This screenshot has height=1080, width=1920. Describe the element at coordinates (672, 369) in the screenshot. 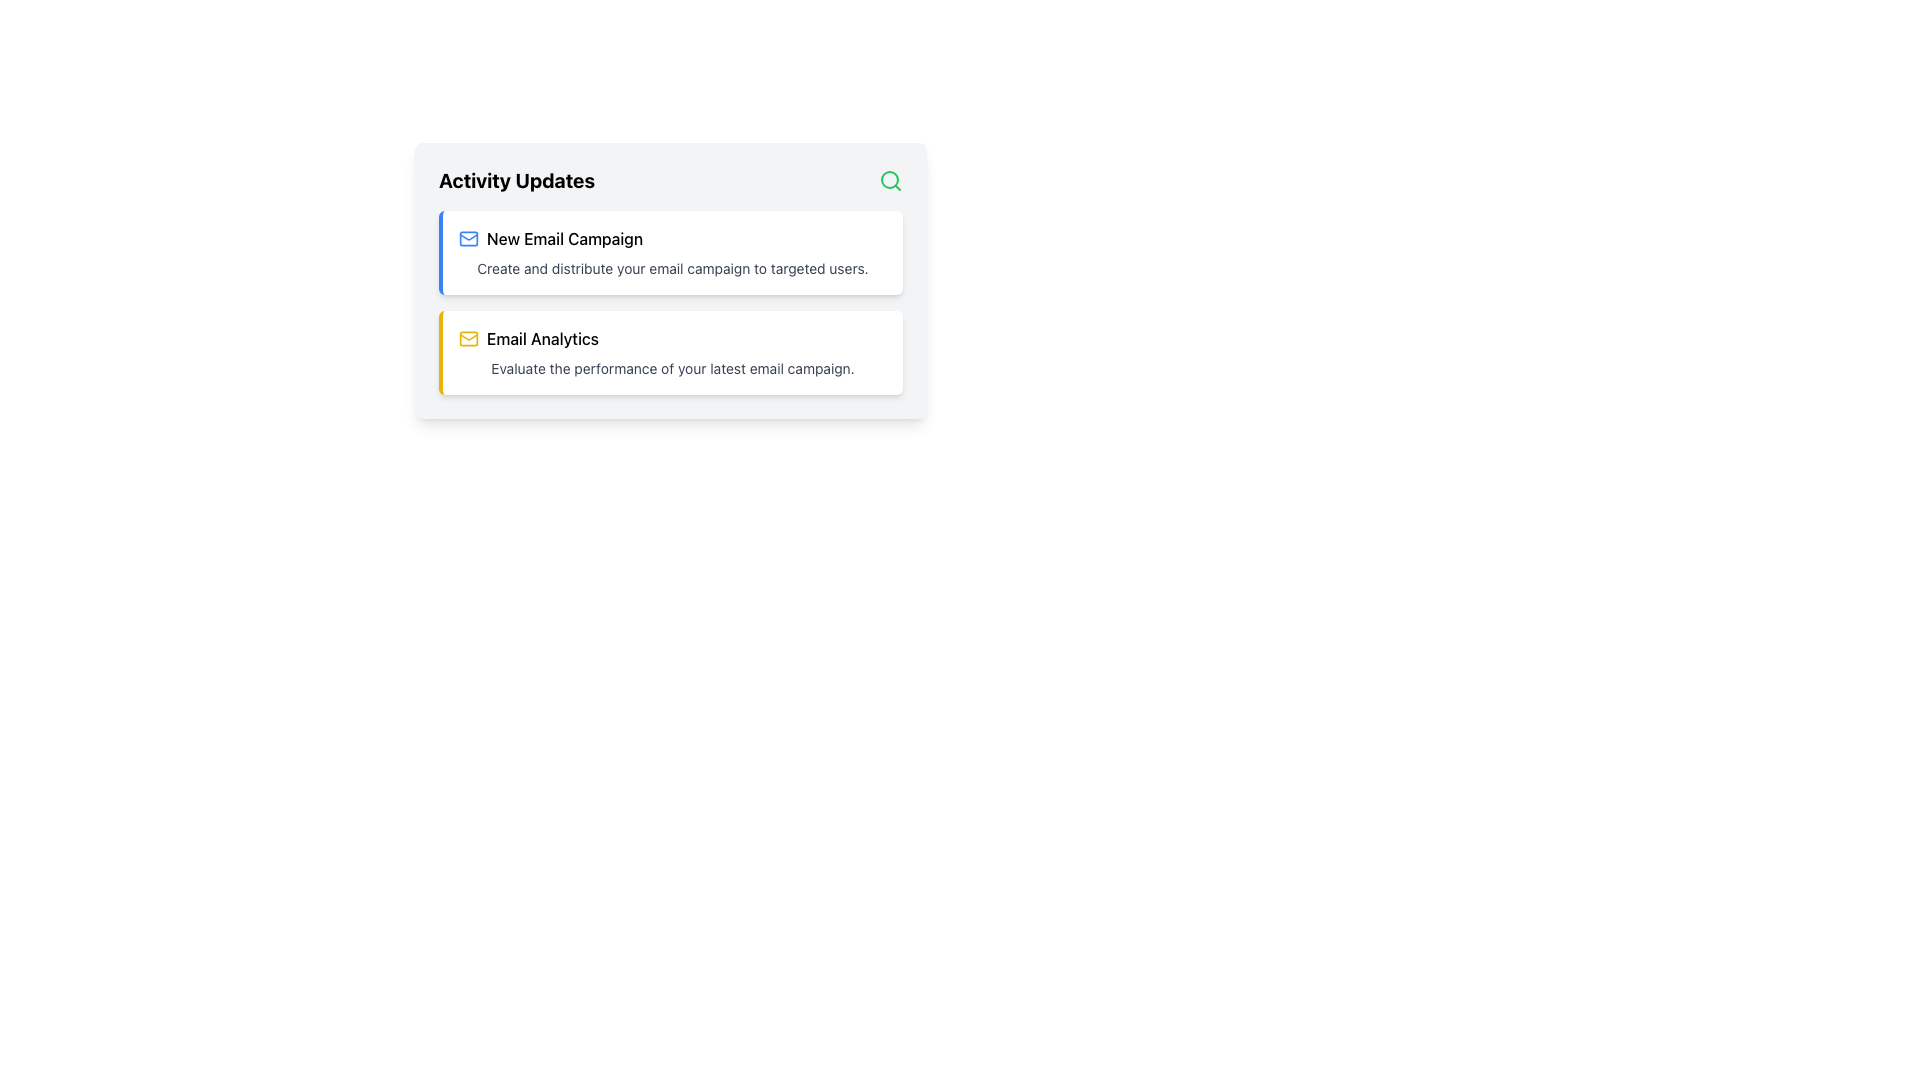

I see `the text label that provides a brief description of the user's latest email campaign, located below 'Email Analytics' within a highlighted card with a yellow left border` at that location.